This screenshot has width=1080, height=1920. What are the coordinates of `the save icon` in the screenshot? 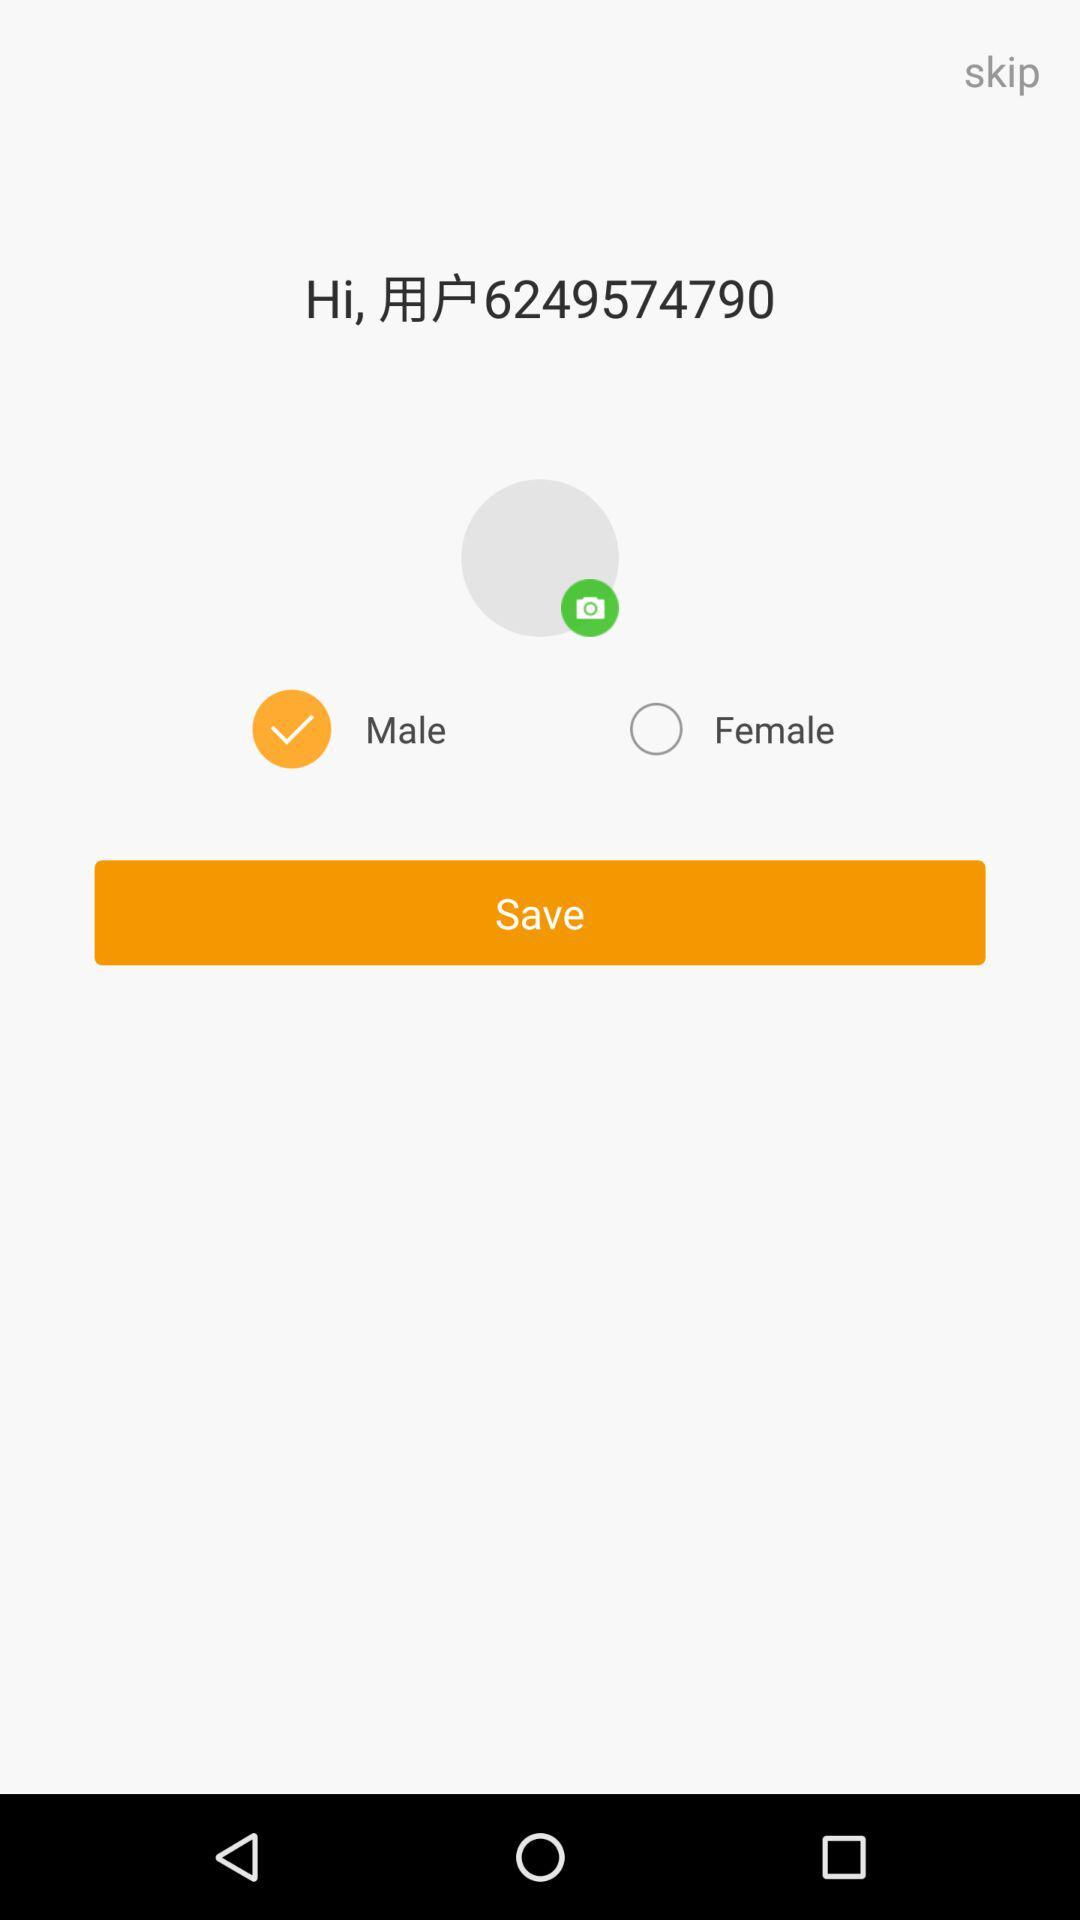 It's located at (540, 911).